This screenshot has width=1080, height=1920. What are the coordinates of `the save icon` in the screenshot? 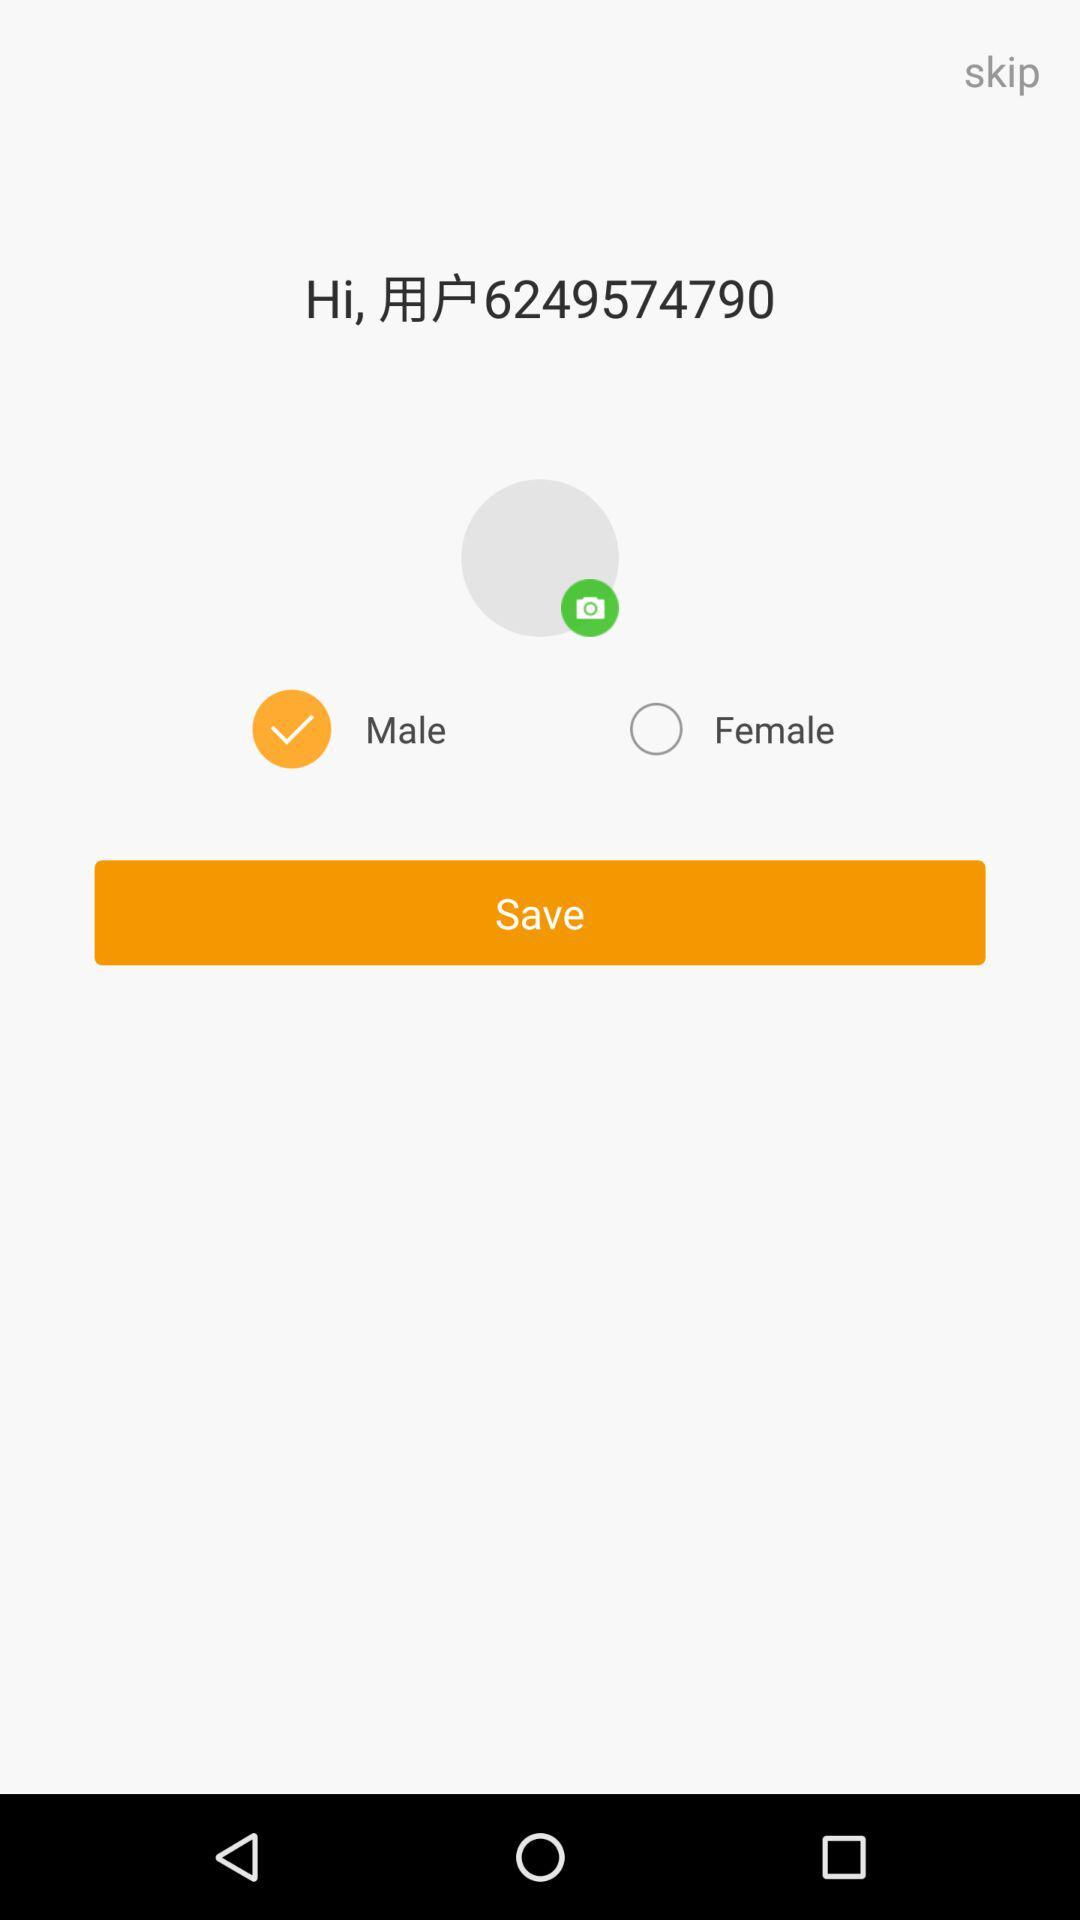 It's located at (540, 911).